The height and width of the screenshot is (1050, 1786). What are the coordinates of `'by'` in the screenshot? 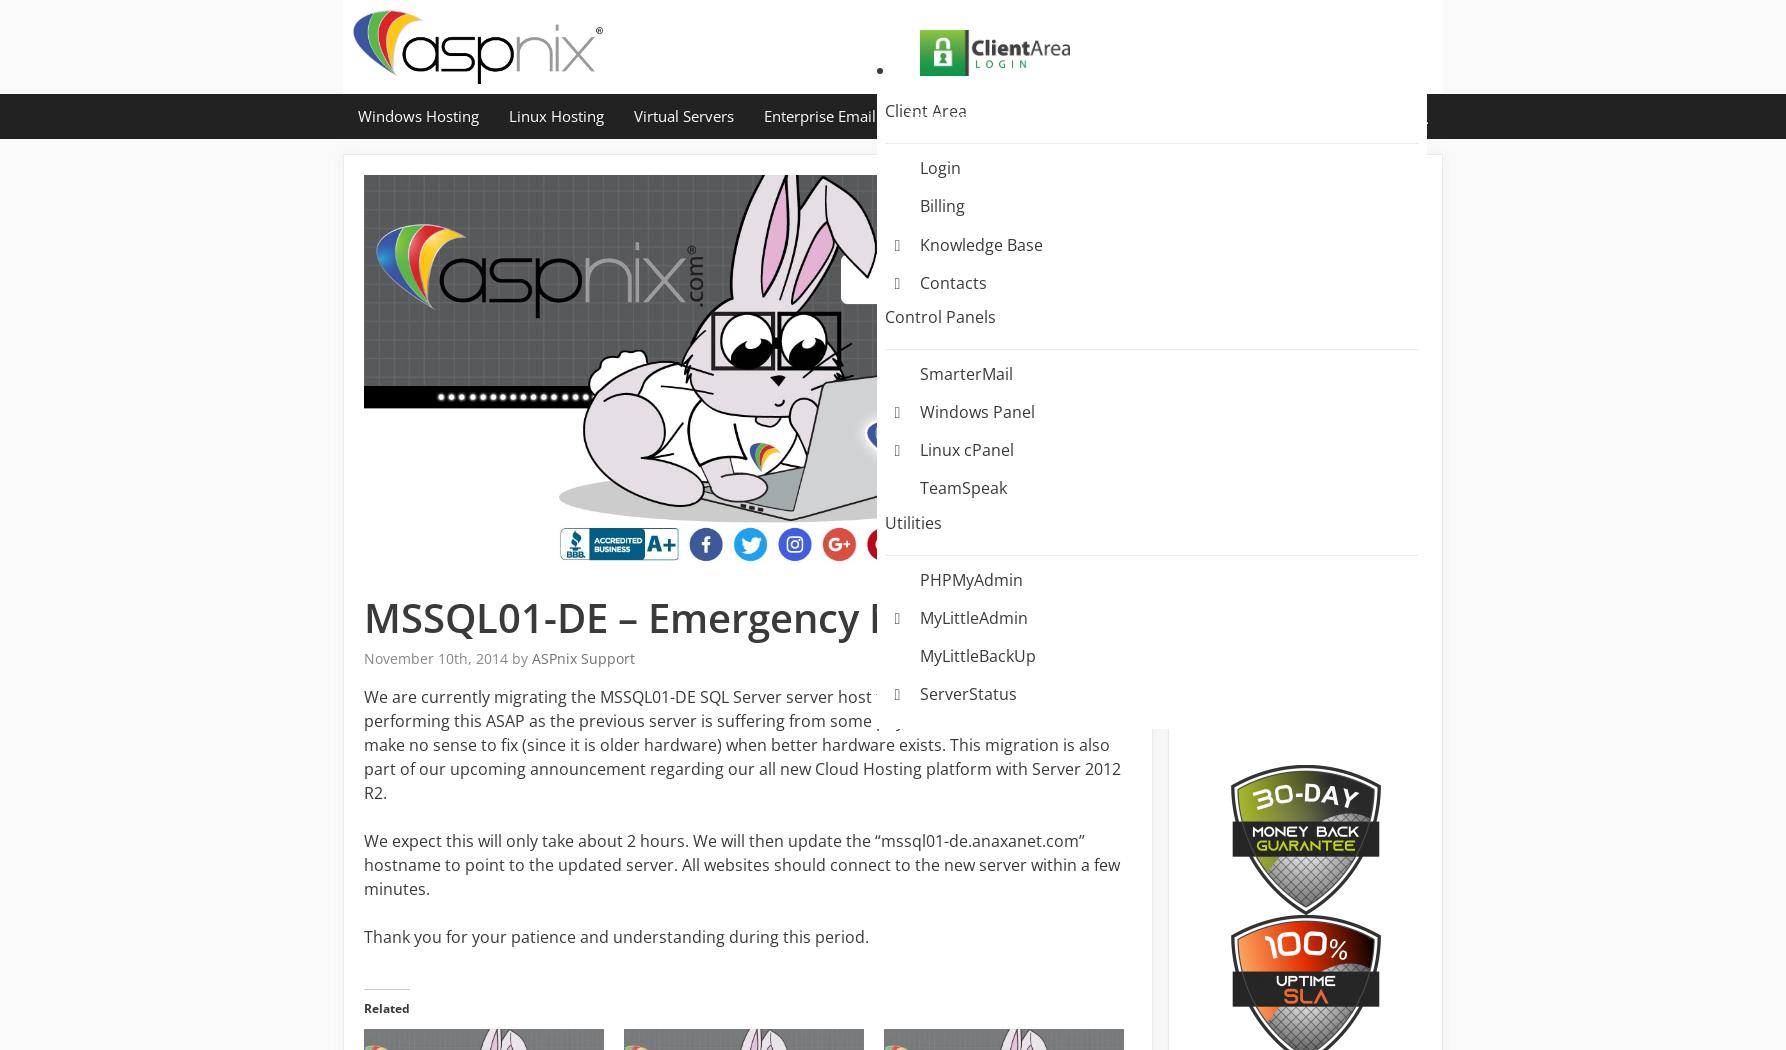 It's located at (511, 656).